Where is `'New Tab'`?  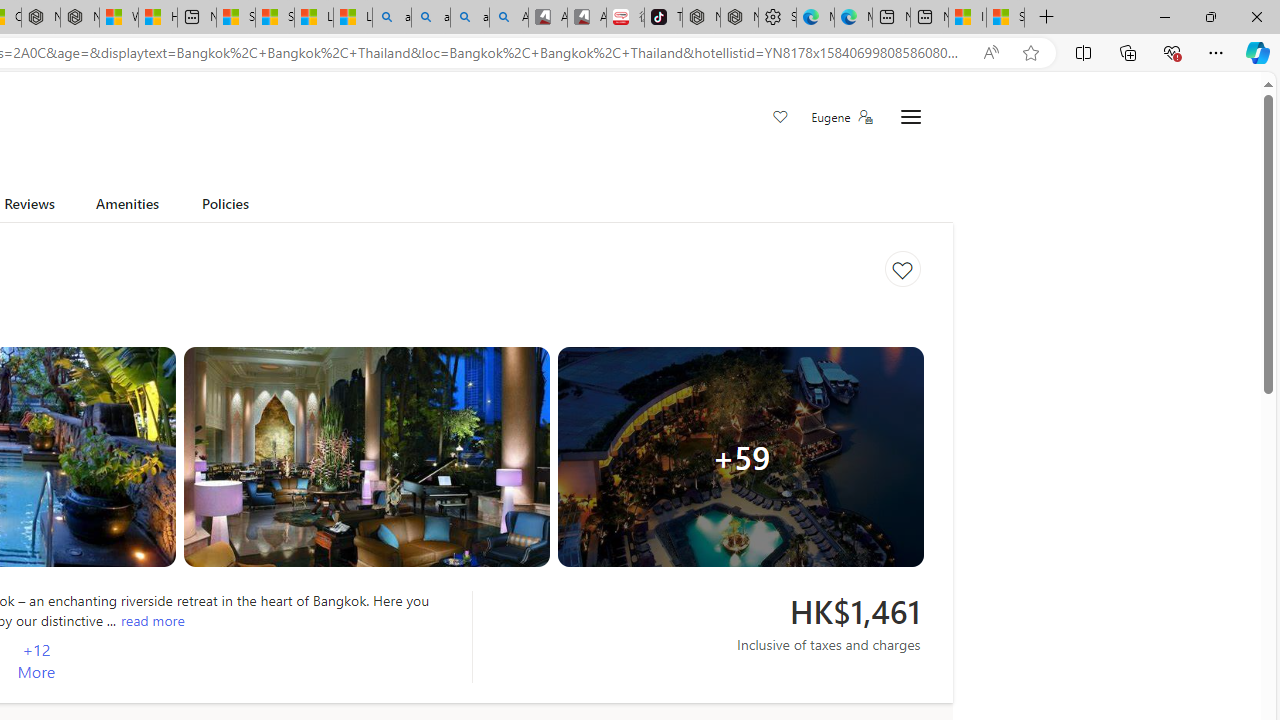
'New Tab' is located at coordinates (1046, 17).